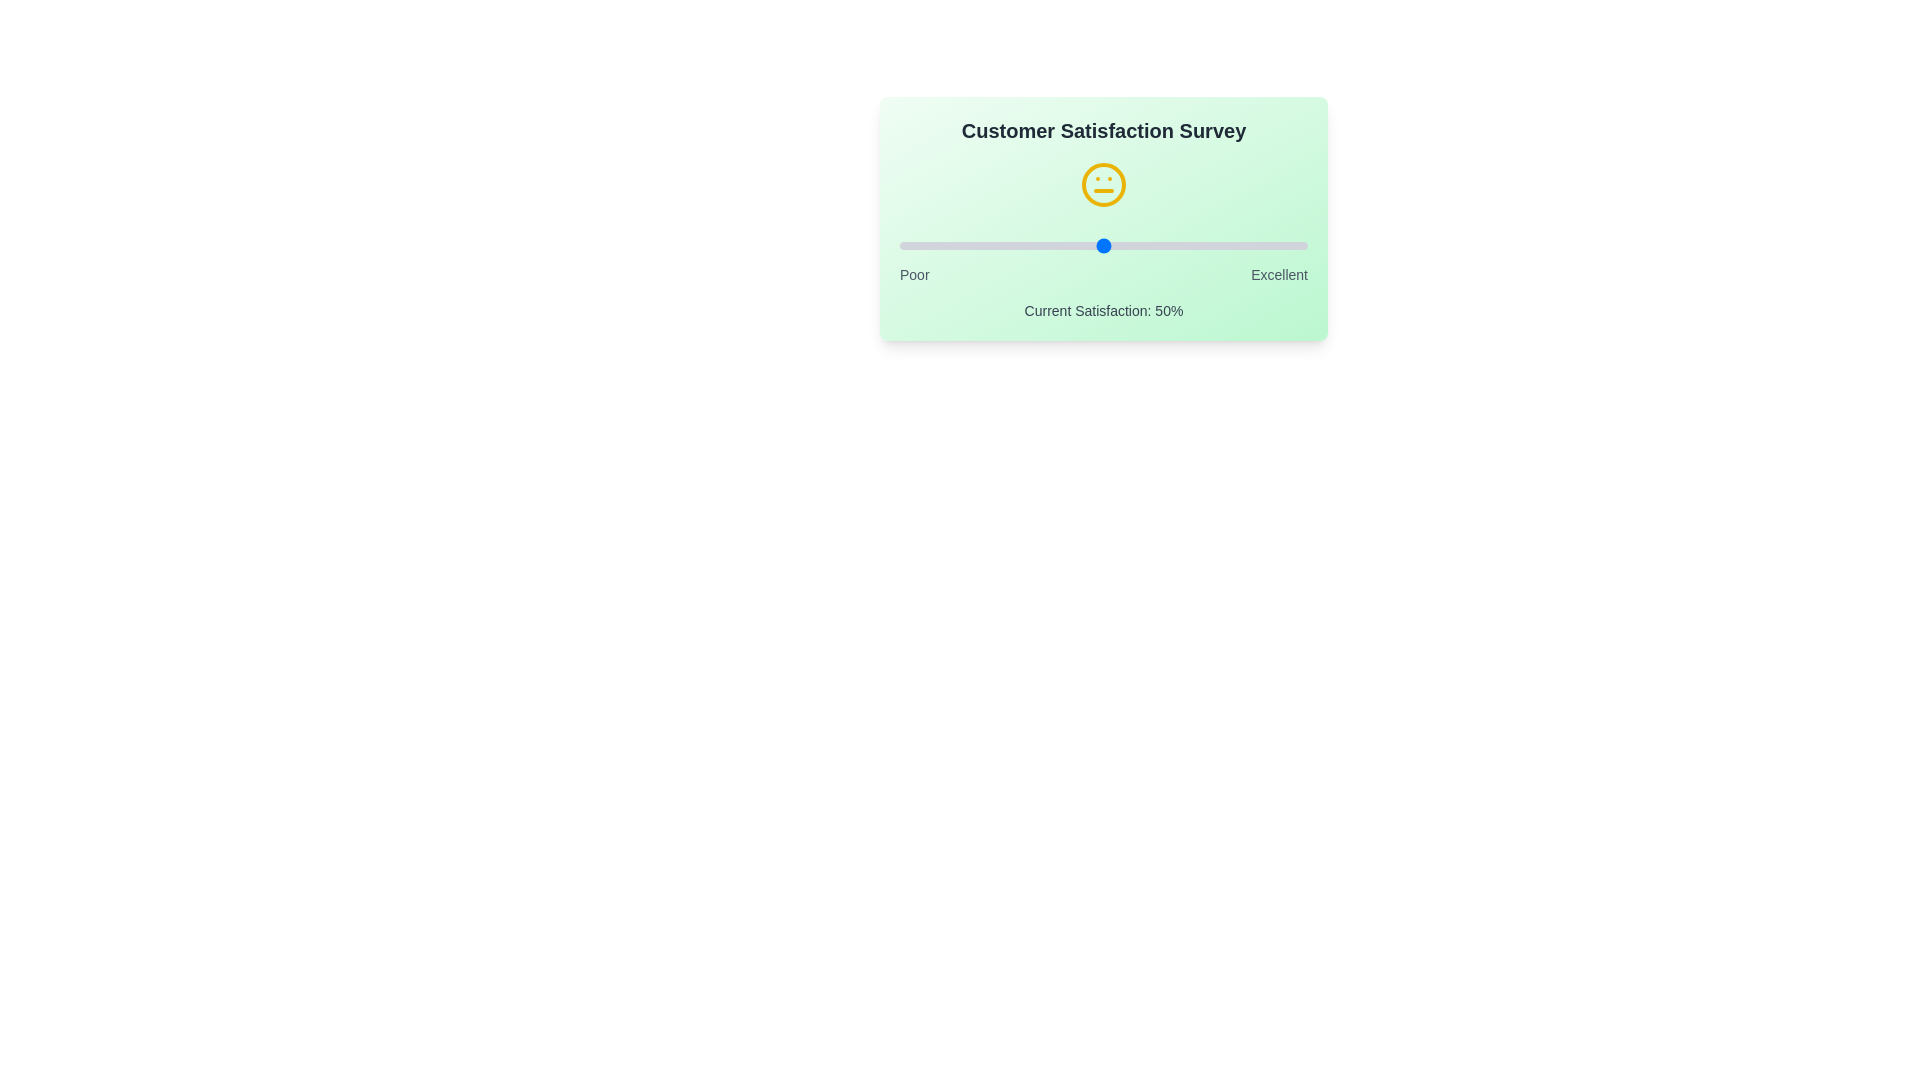 This screenshot has height=1080, width=1920. I want to click on the satisfaction slider to 75% to observe the emoji change, so click(1204, 245).